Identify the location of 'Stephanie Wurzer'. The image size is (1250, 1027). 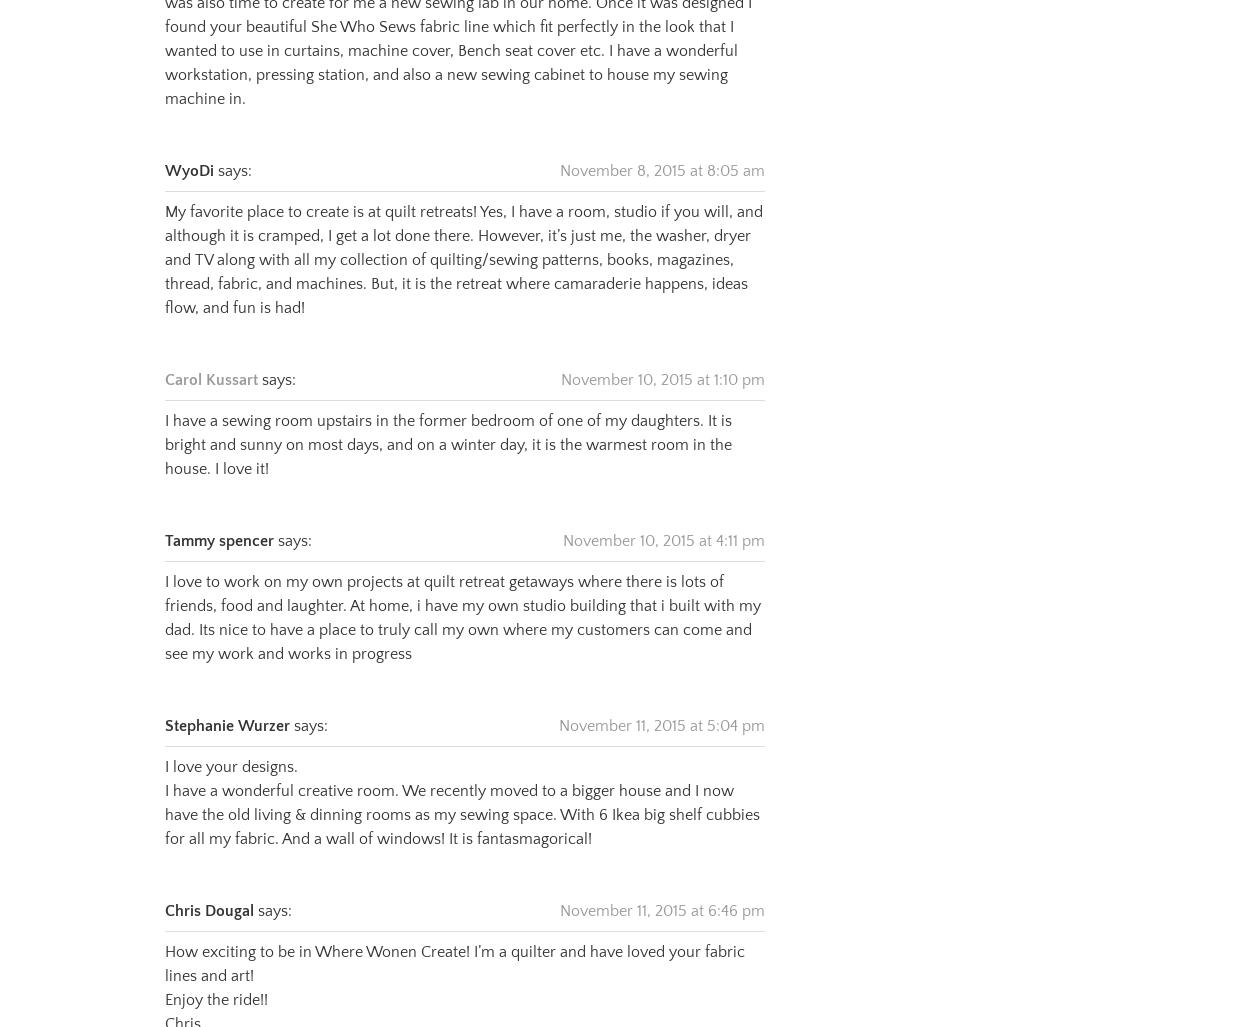
(226, 701).